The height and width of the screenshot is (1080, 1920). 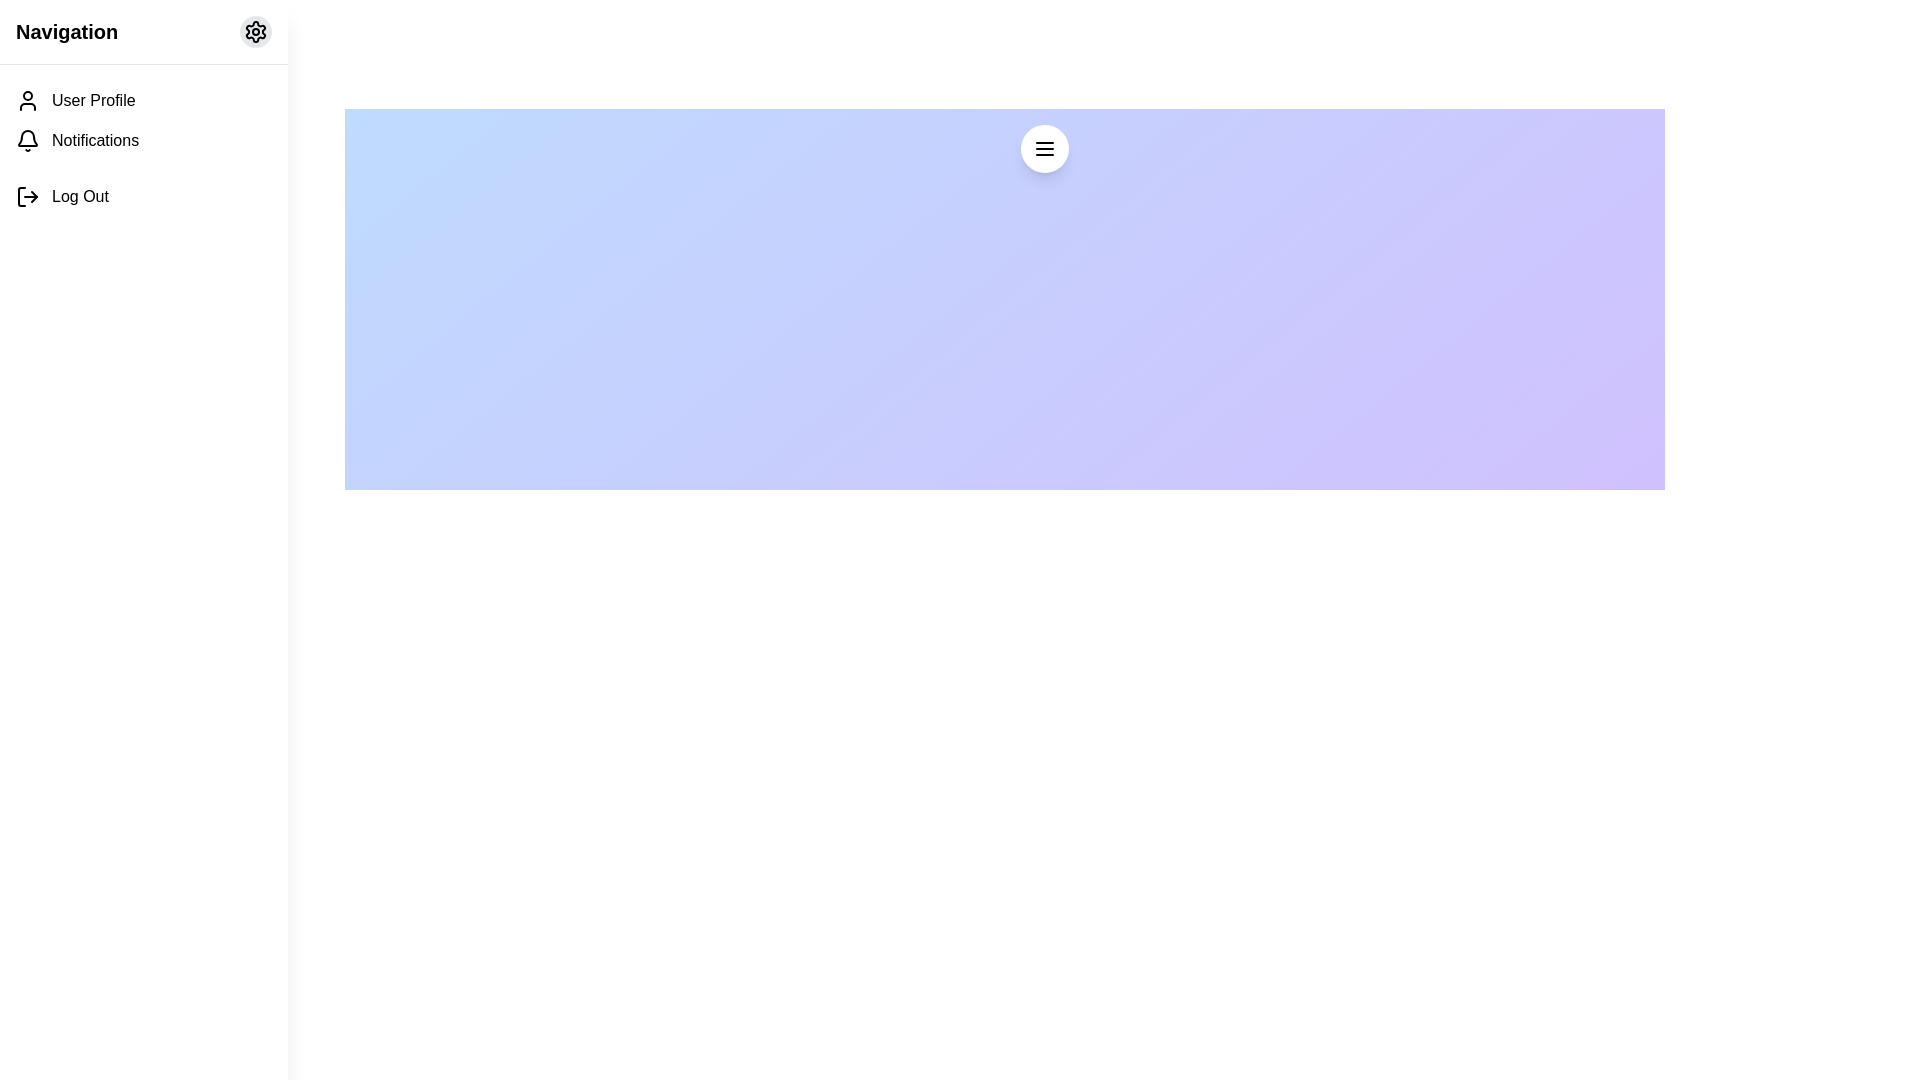 I want to click on the circular settings button with a gray background located in the top-right corner of the navigation bar header, so click(x=254, y=31).